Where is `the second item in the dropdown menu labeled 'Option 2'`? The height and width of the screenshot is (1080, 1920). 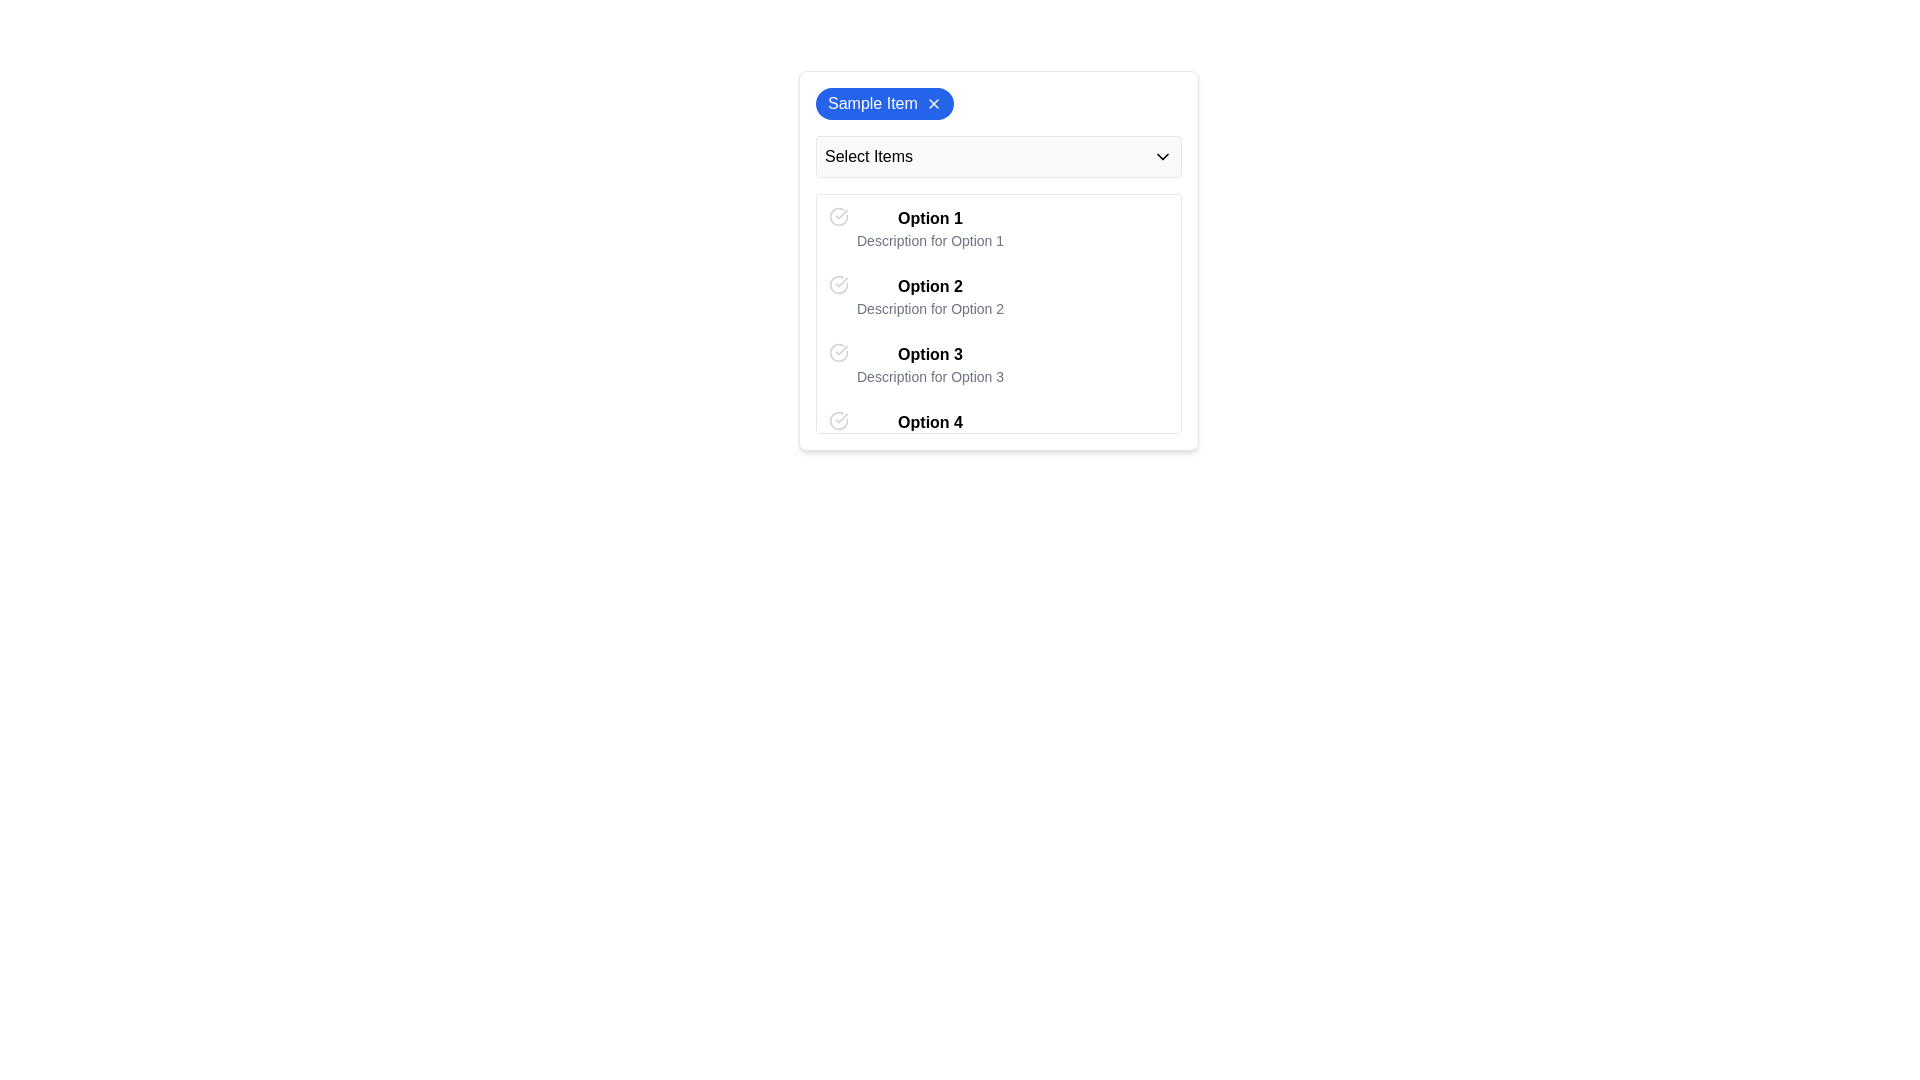 the second item in the dropdown menu labeled 'Option 2' is located at coordinates (998, 297).